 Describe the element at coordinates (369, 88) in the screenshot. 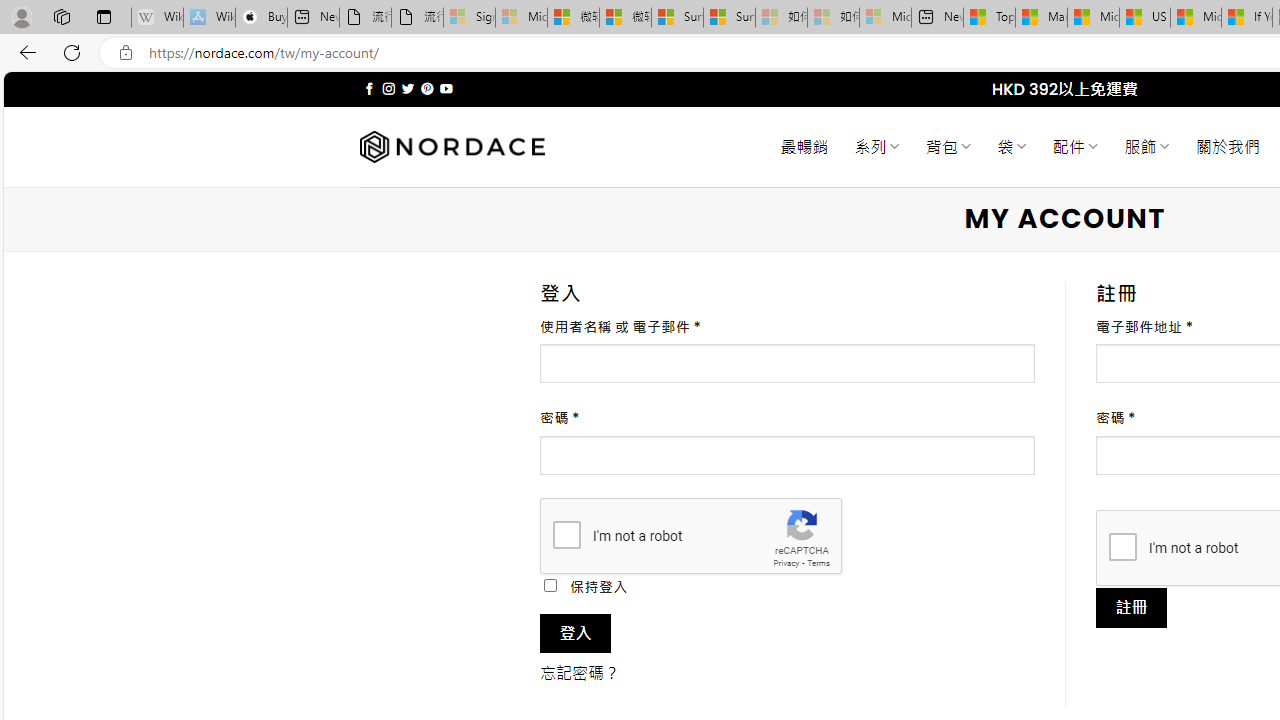

I see `'Follow on Facebook'` at that location.